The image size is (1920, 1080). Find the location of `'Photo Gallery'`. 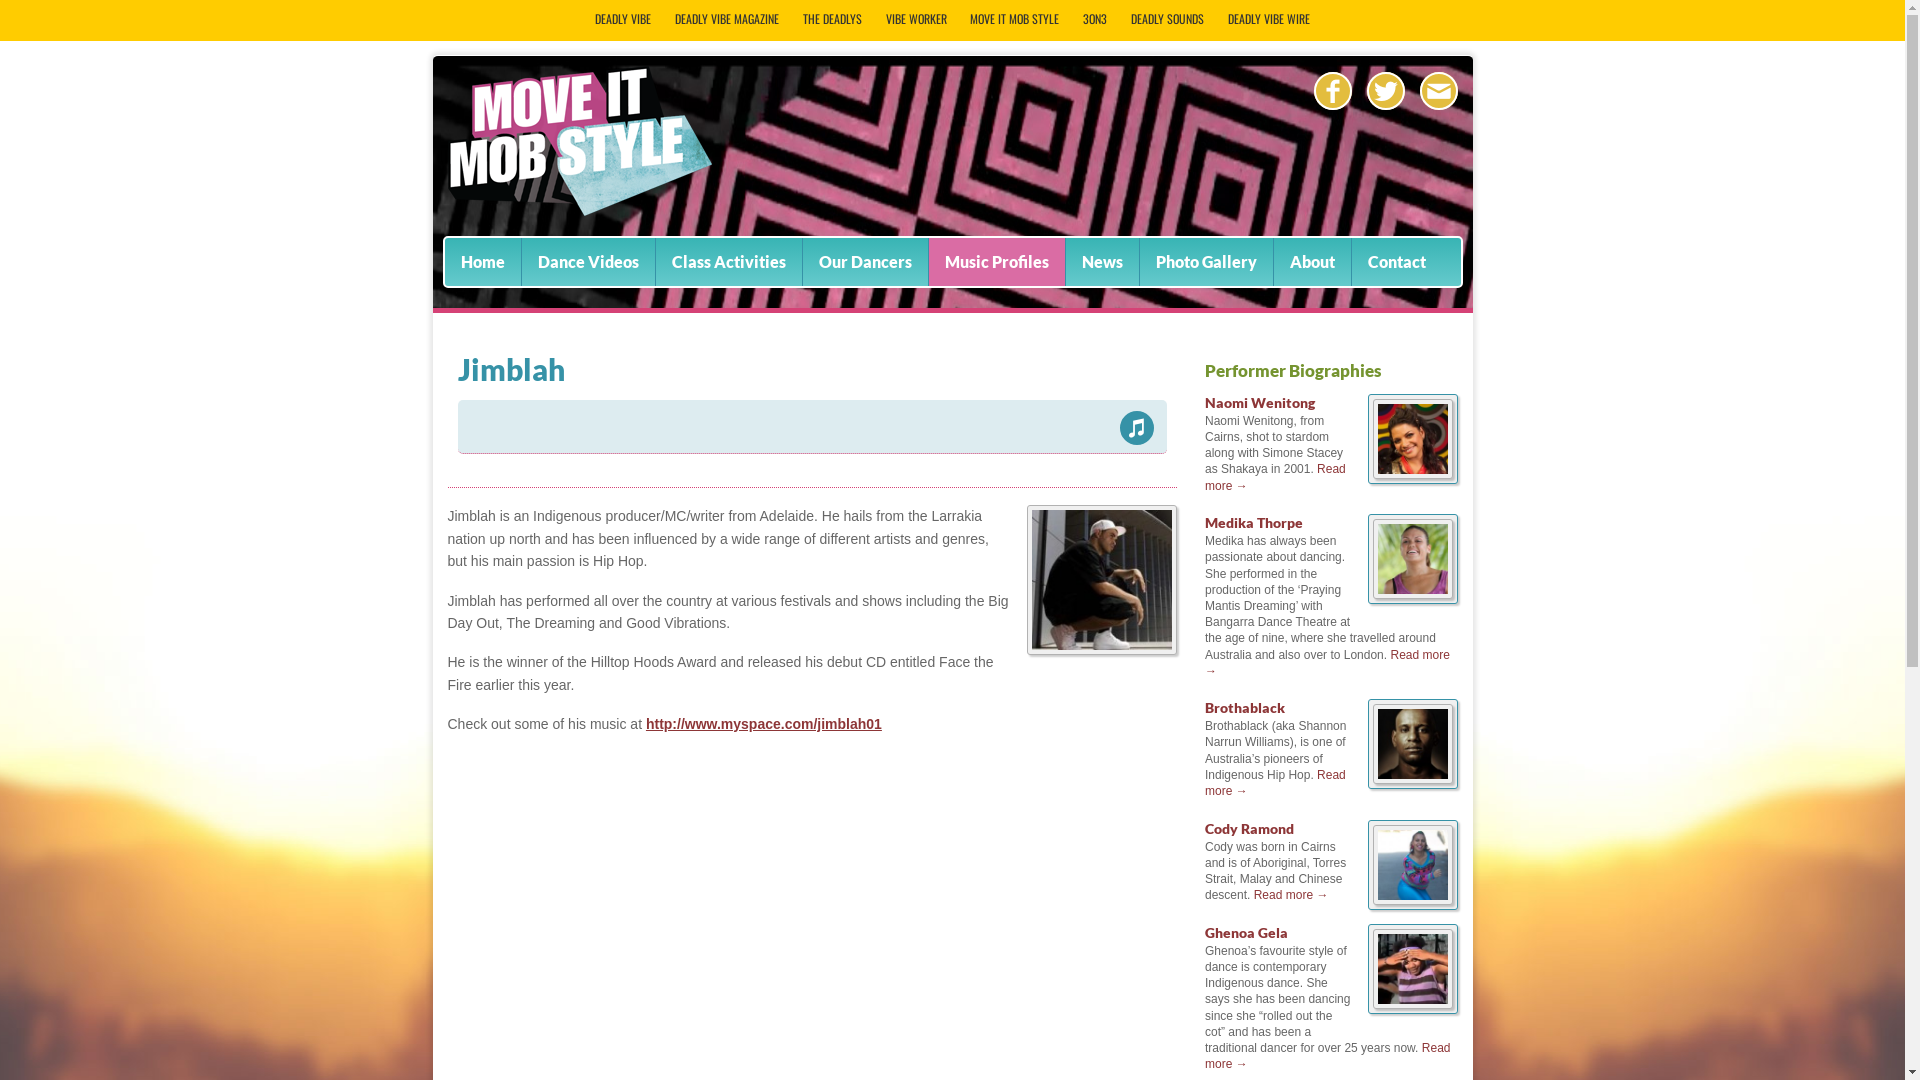

'Photo Gallery' is located at coordinates (1205, 261).